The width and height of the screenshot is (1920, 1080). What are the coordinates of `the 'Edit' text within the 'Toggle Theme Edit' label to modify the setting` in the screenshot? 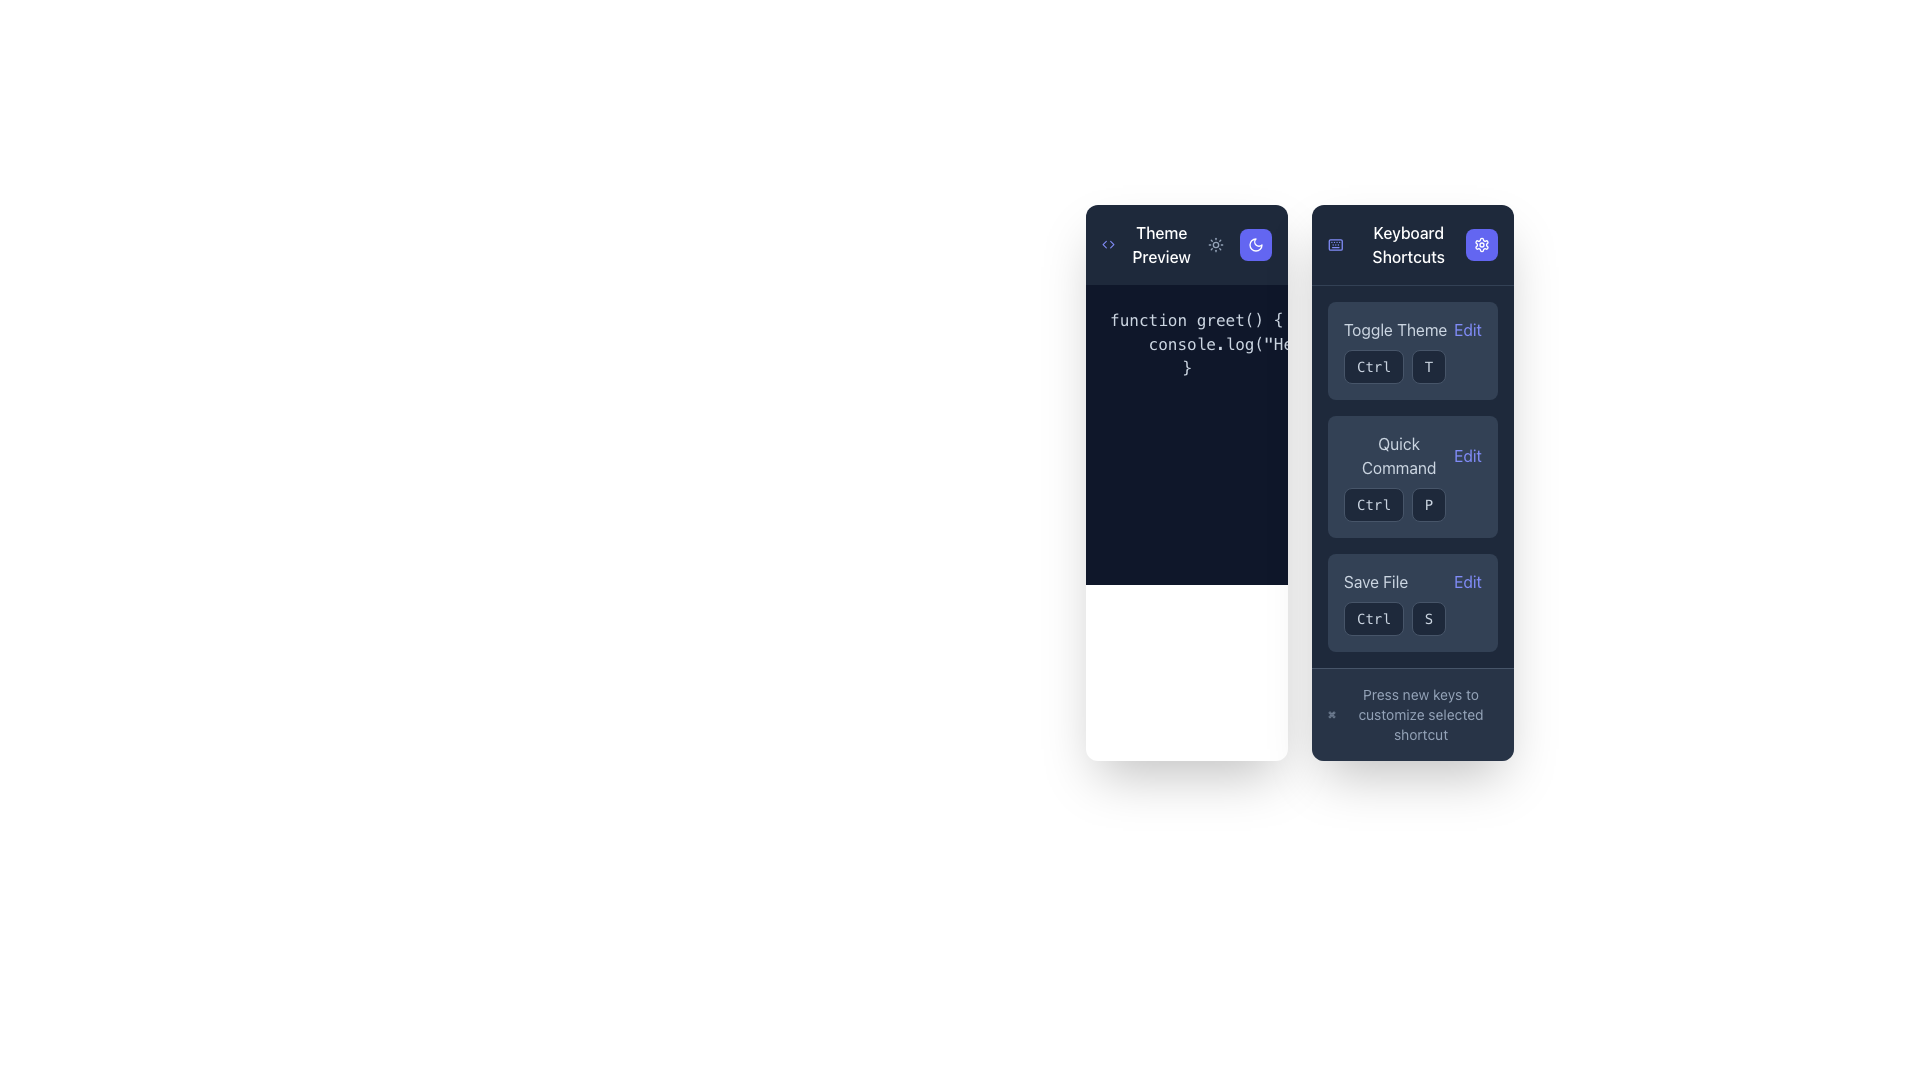 It's located at (1411, 329).